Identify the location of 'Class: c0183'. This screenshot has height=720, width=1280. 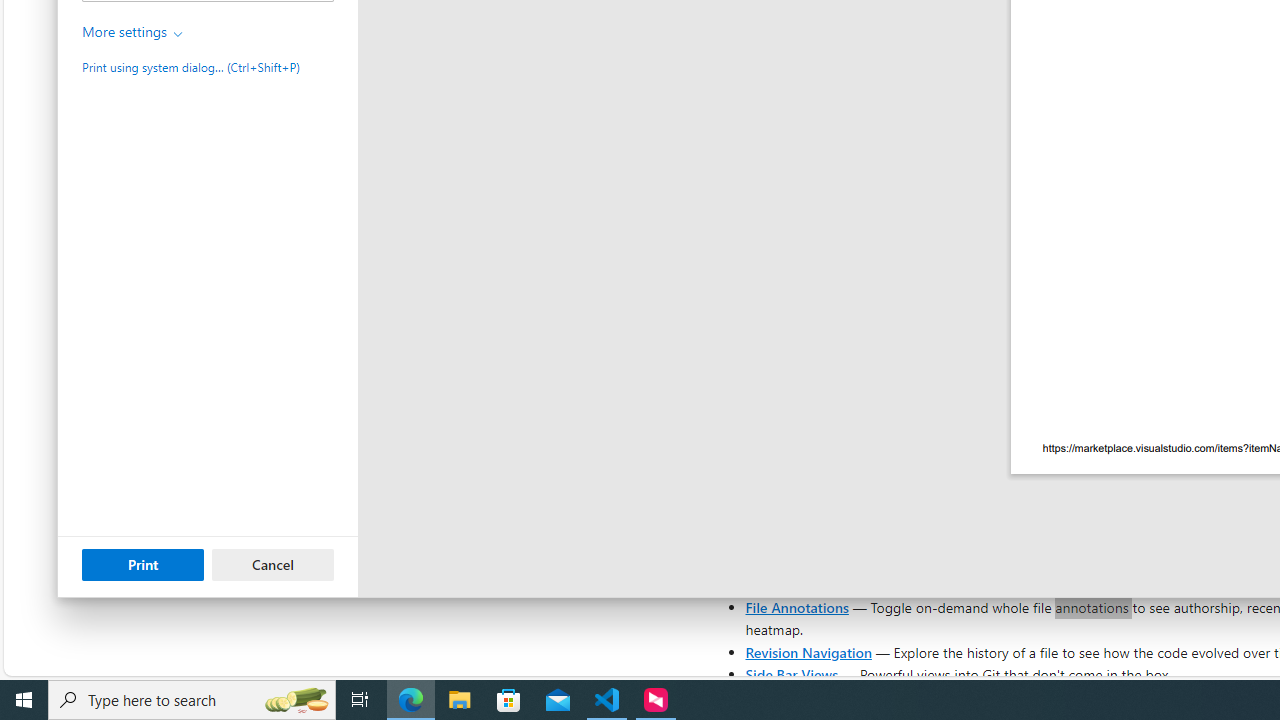
(178, 34).